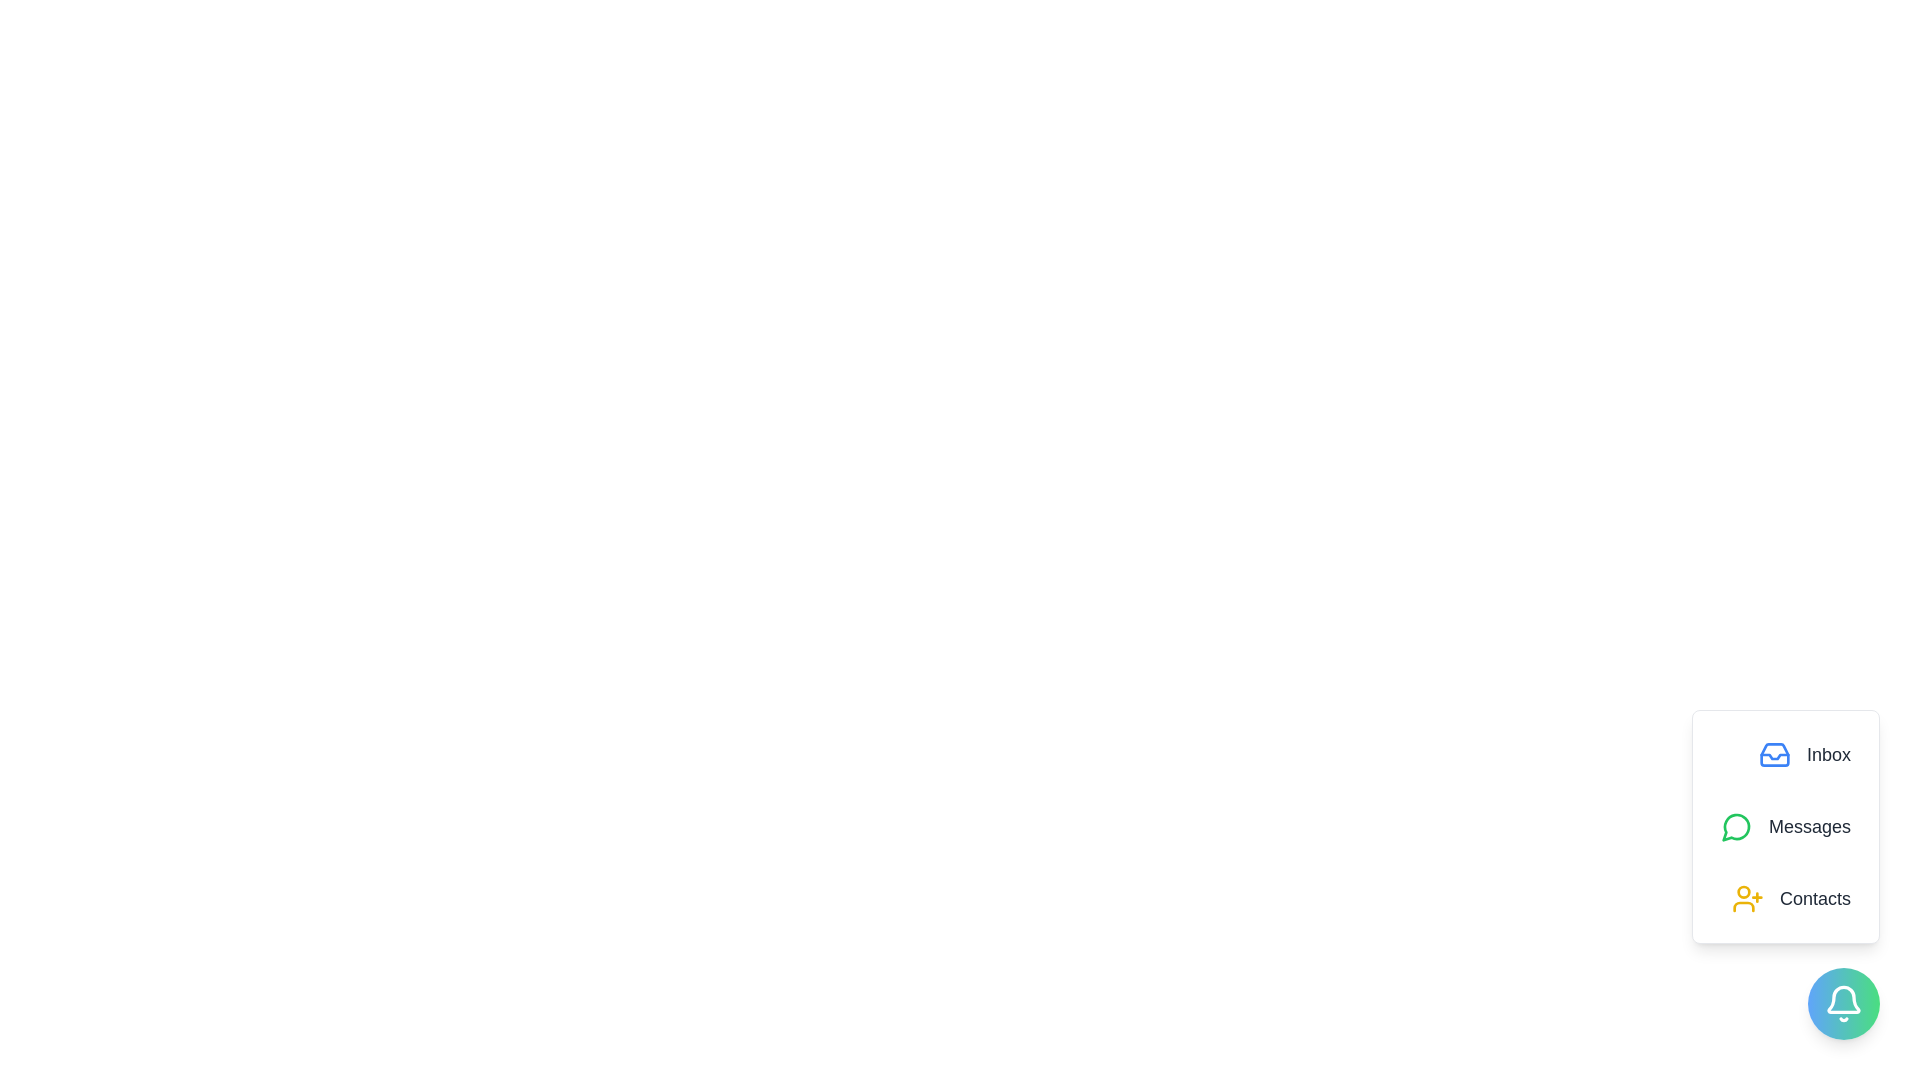  Describe the element at coordinates (1785, 826) in the screenshot. I see `the 'Messages' option in the speed dial` at that location.